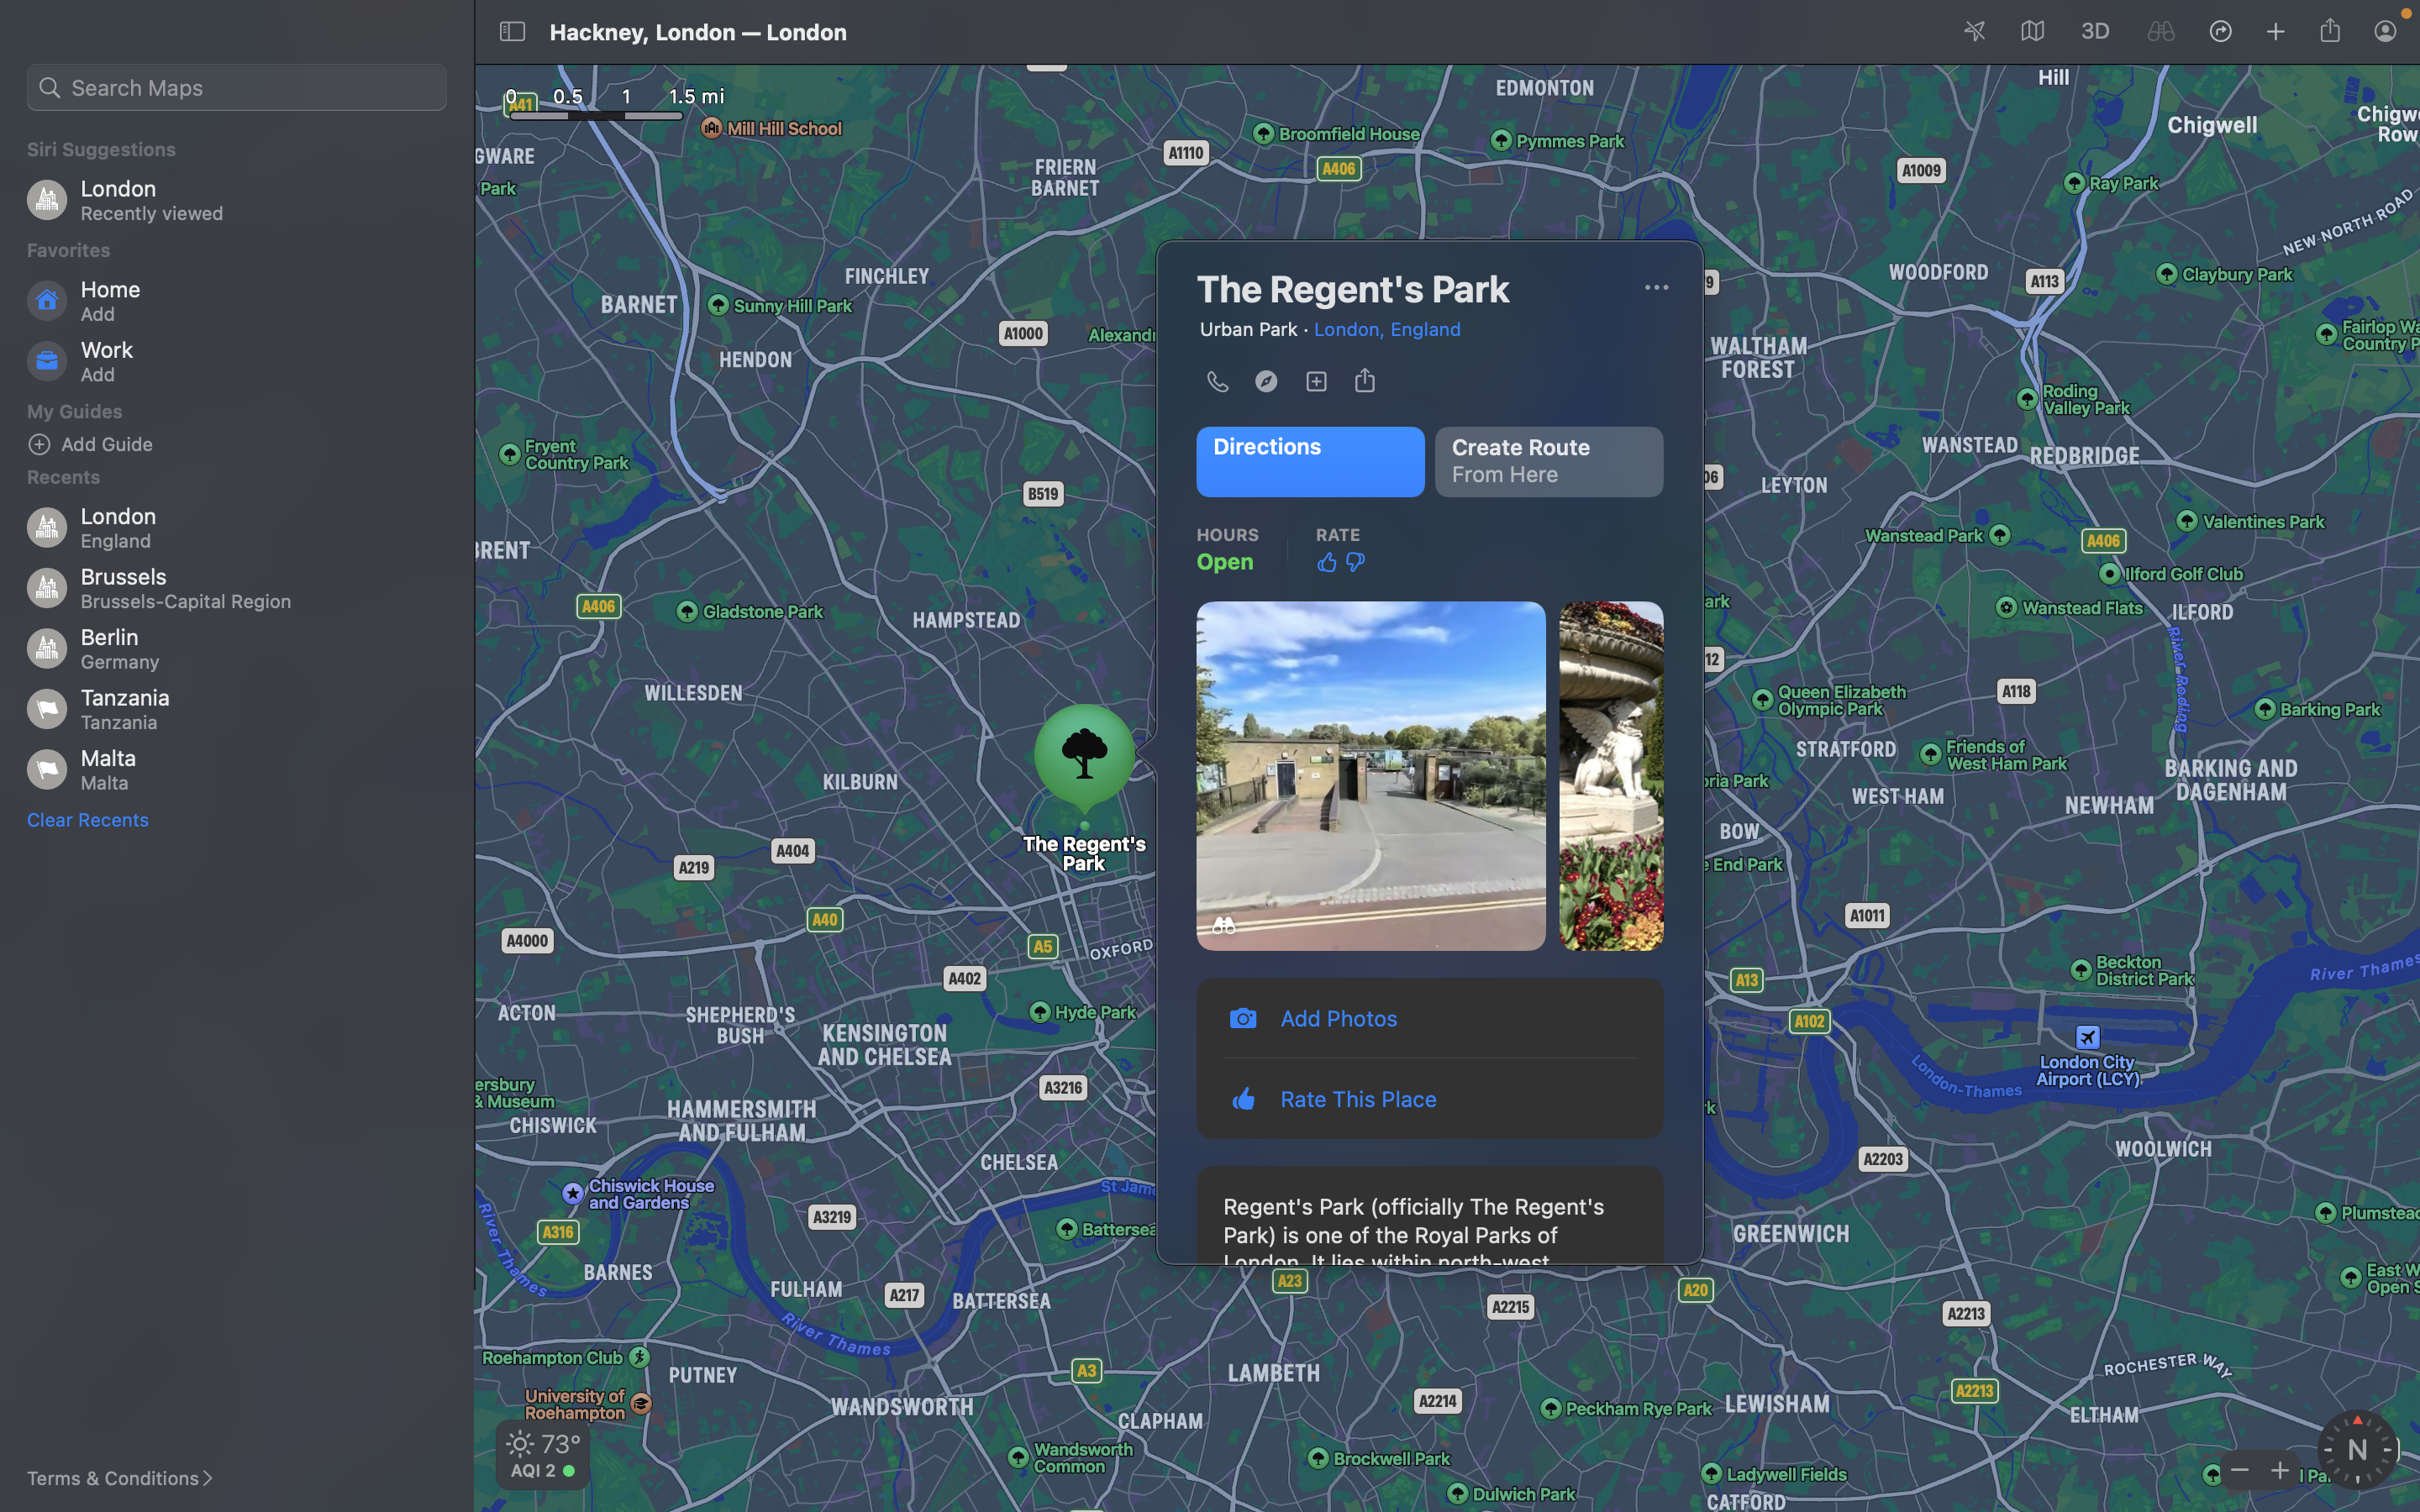  I want to click on restaurants in your vicinity by entering "restaurants" in the search box, so click(234, 83).